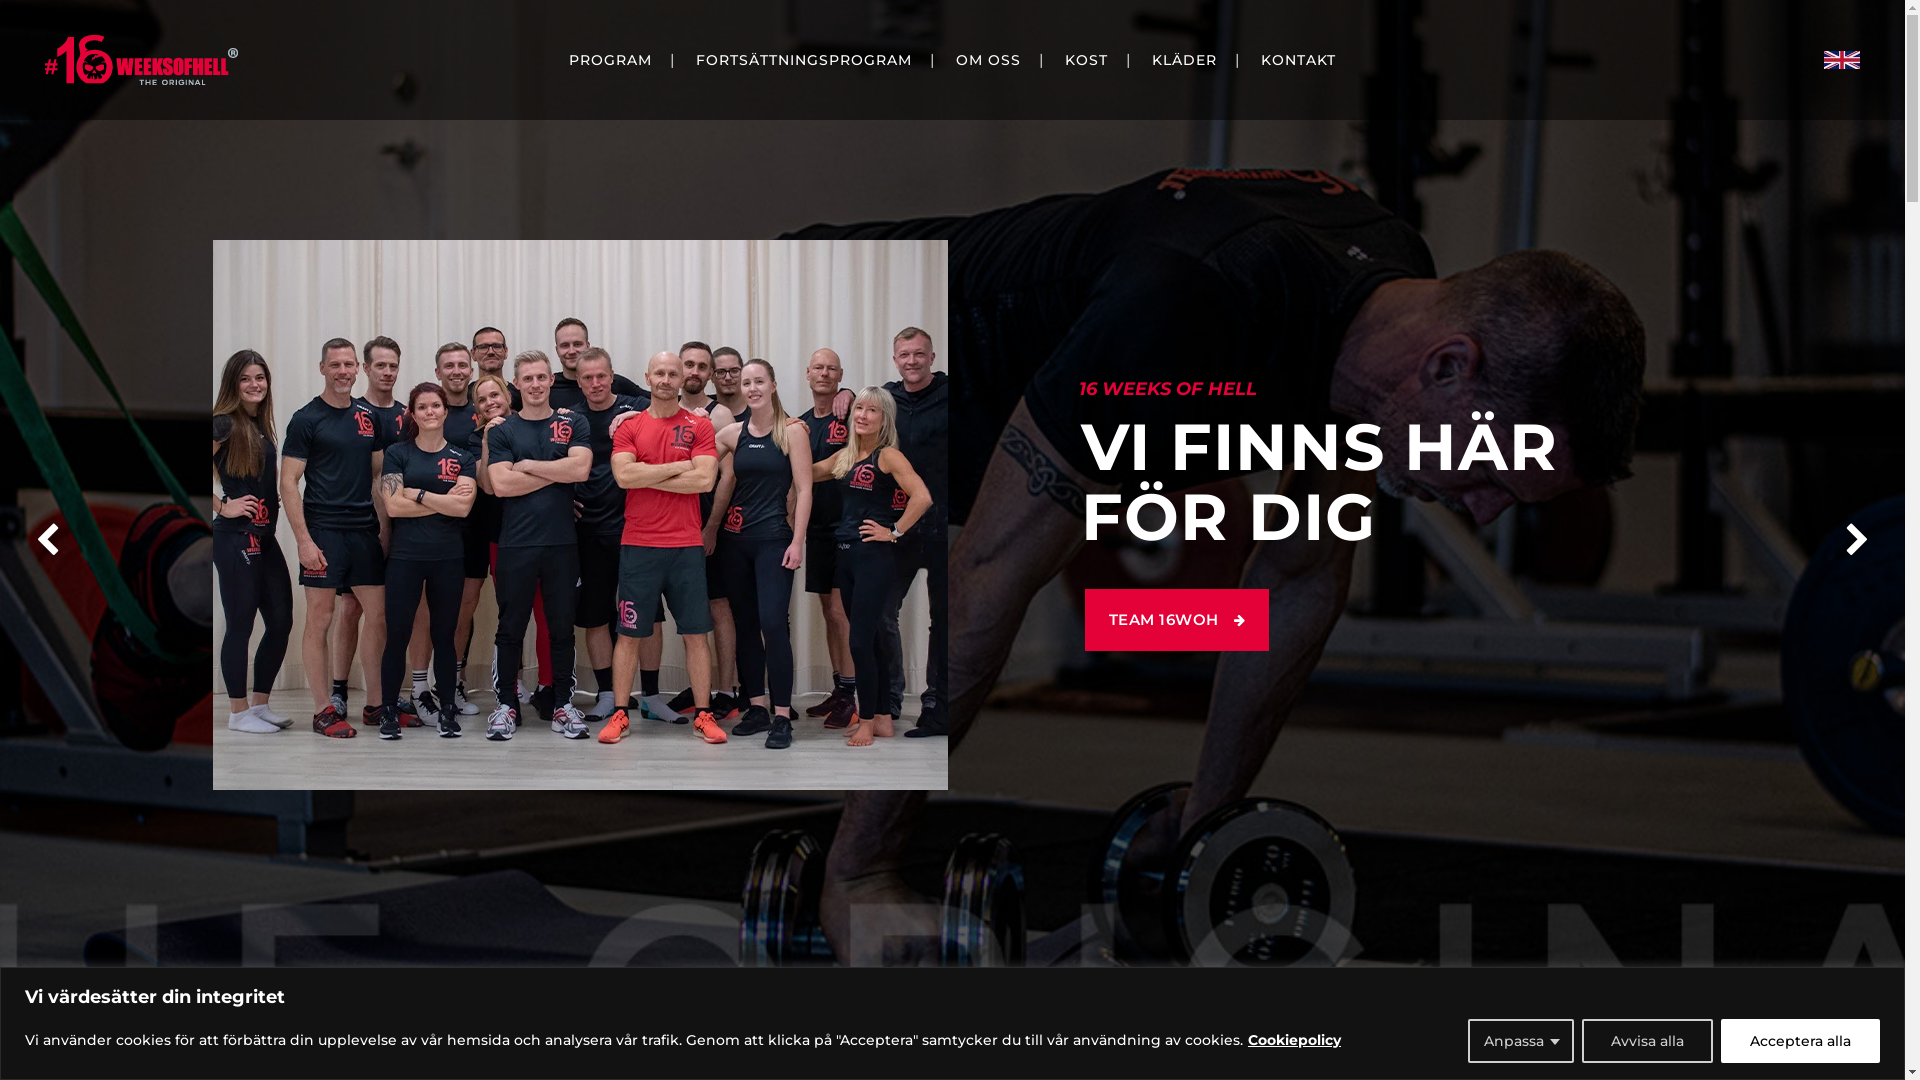 This screenshot has width=1920, height=1080. What do you see at coordinates (1647, 1039) in the screenshot?
I see `'Avvisa alla'` at bounding box center [1647, 1039].